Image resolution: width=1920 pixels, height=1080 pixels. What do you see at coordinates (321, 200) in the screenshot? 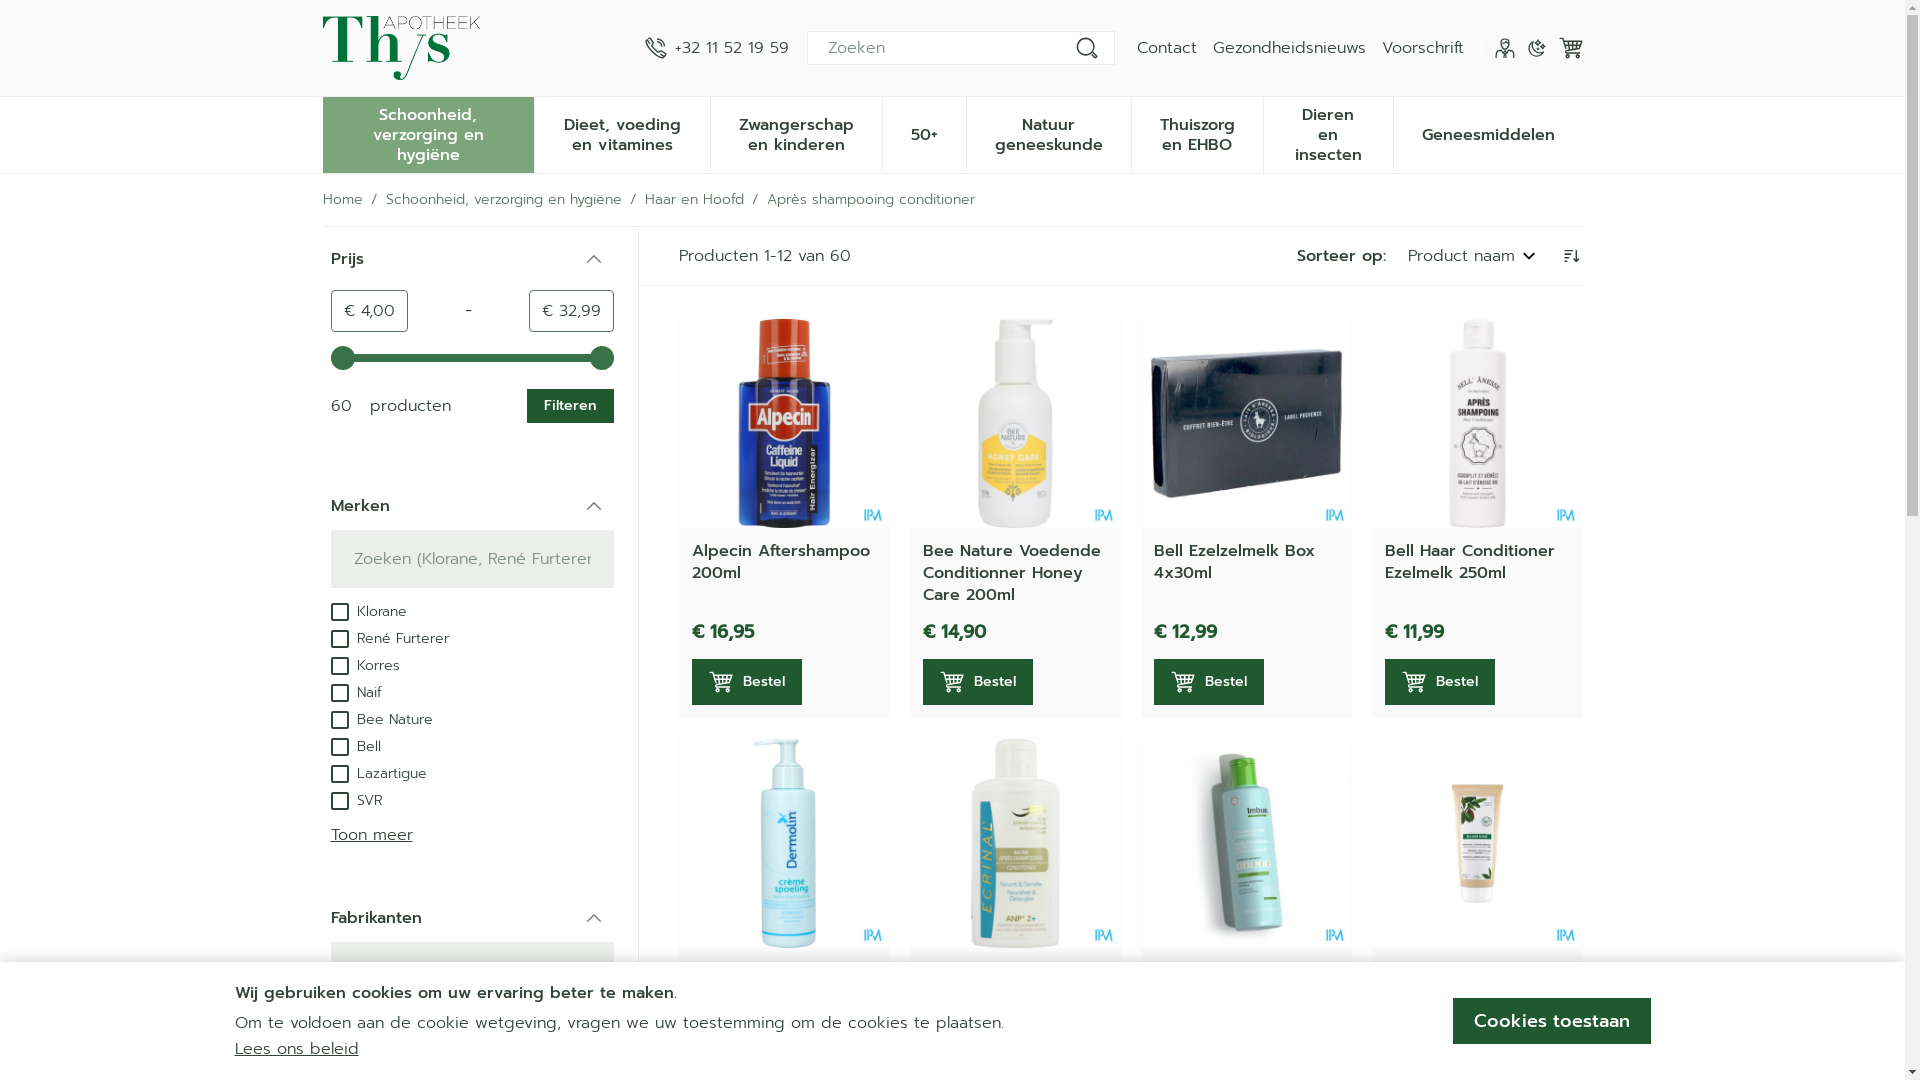
I see `'Home'` at bounding box center [321, 200].